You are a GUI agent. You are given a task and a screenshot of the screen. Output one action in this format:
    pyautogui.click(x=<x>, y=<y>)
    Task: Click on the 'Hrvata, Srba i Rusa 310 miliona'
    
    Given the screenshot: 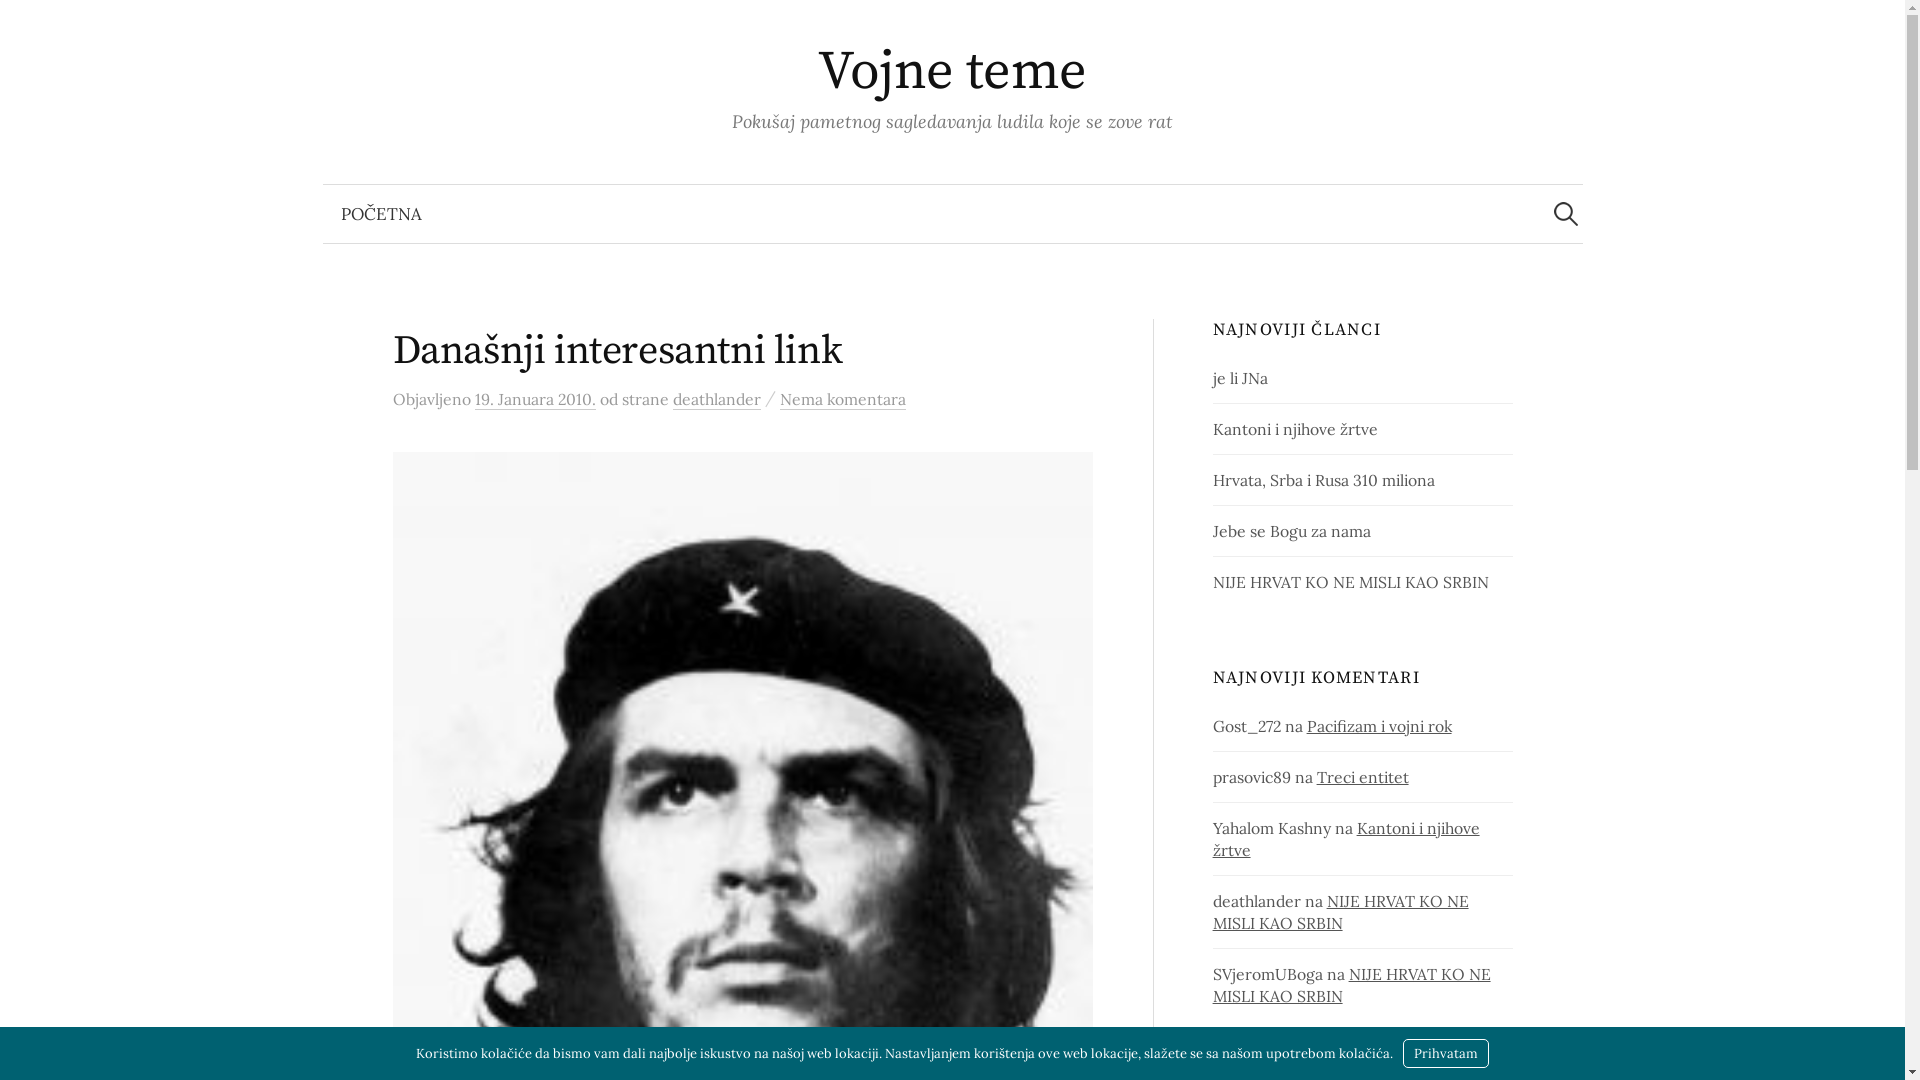 What is the action you would take?
    pyautogui.click(x=1324, y=479)
    